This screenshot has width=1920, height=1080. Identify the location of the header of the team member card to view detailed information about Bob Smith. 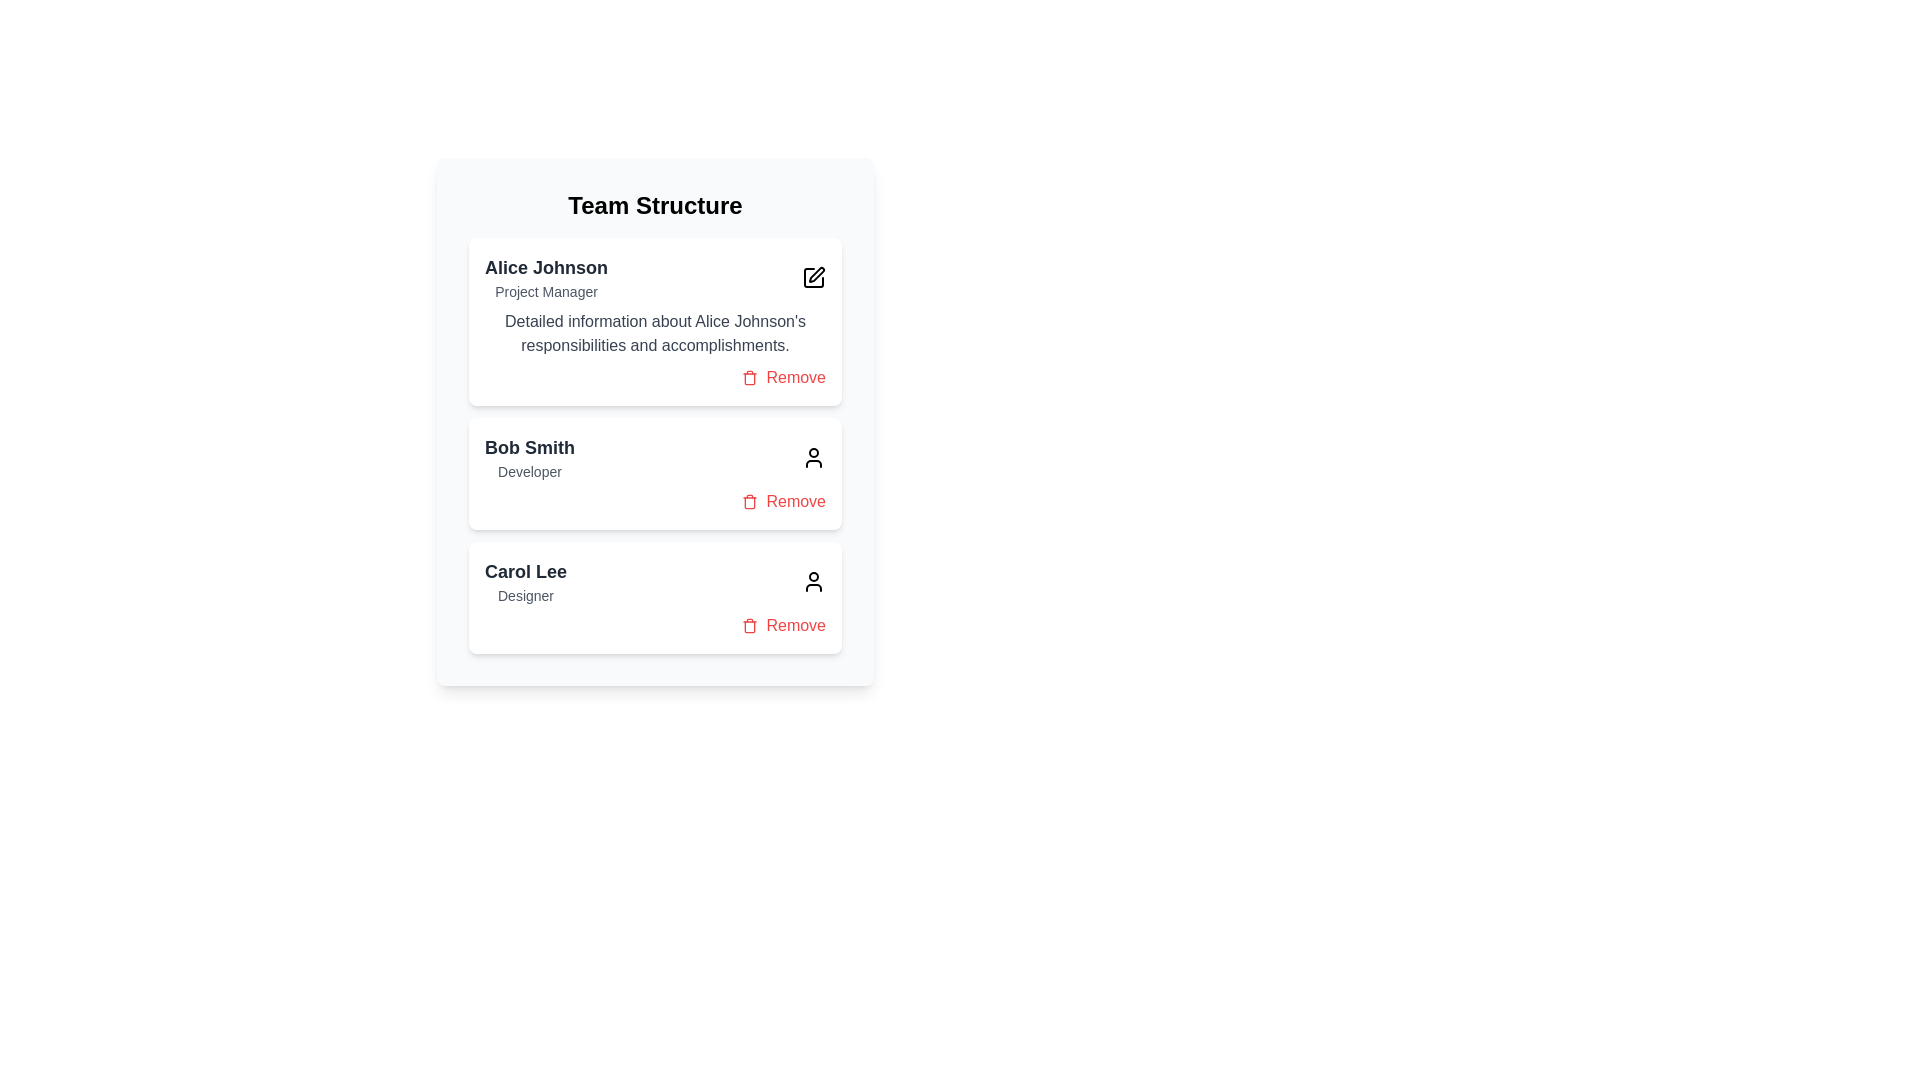
(655, 458).